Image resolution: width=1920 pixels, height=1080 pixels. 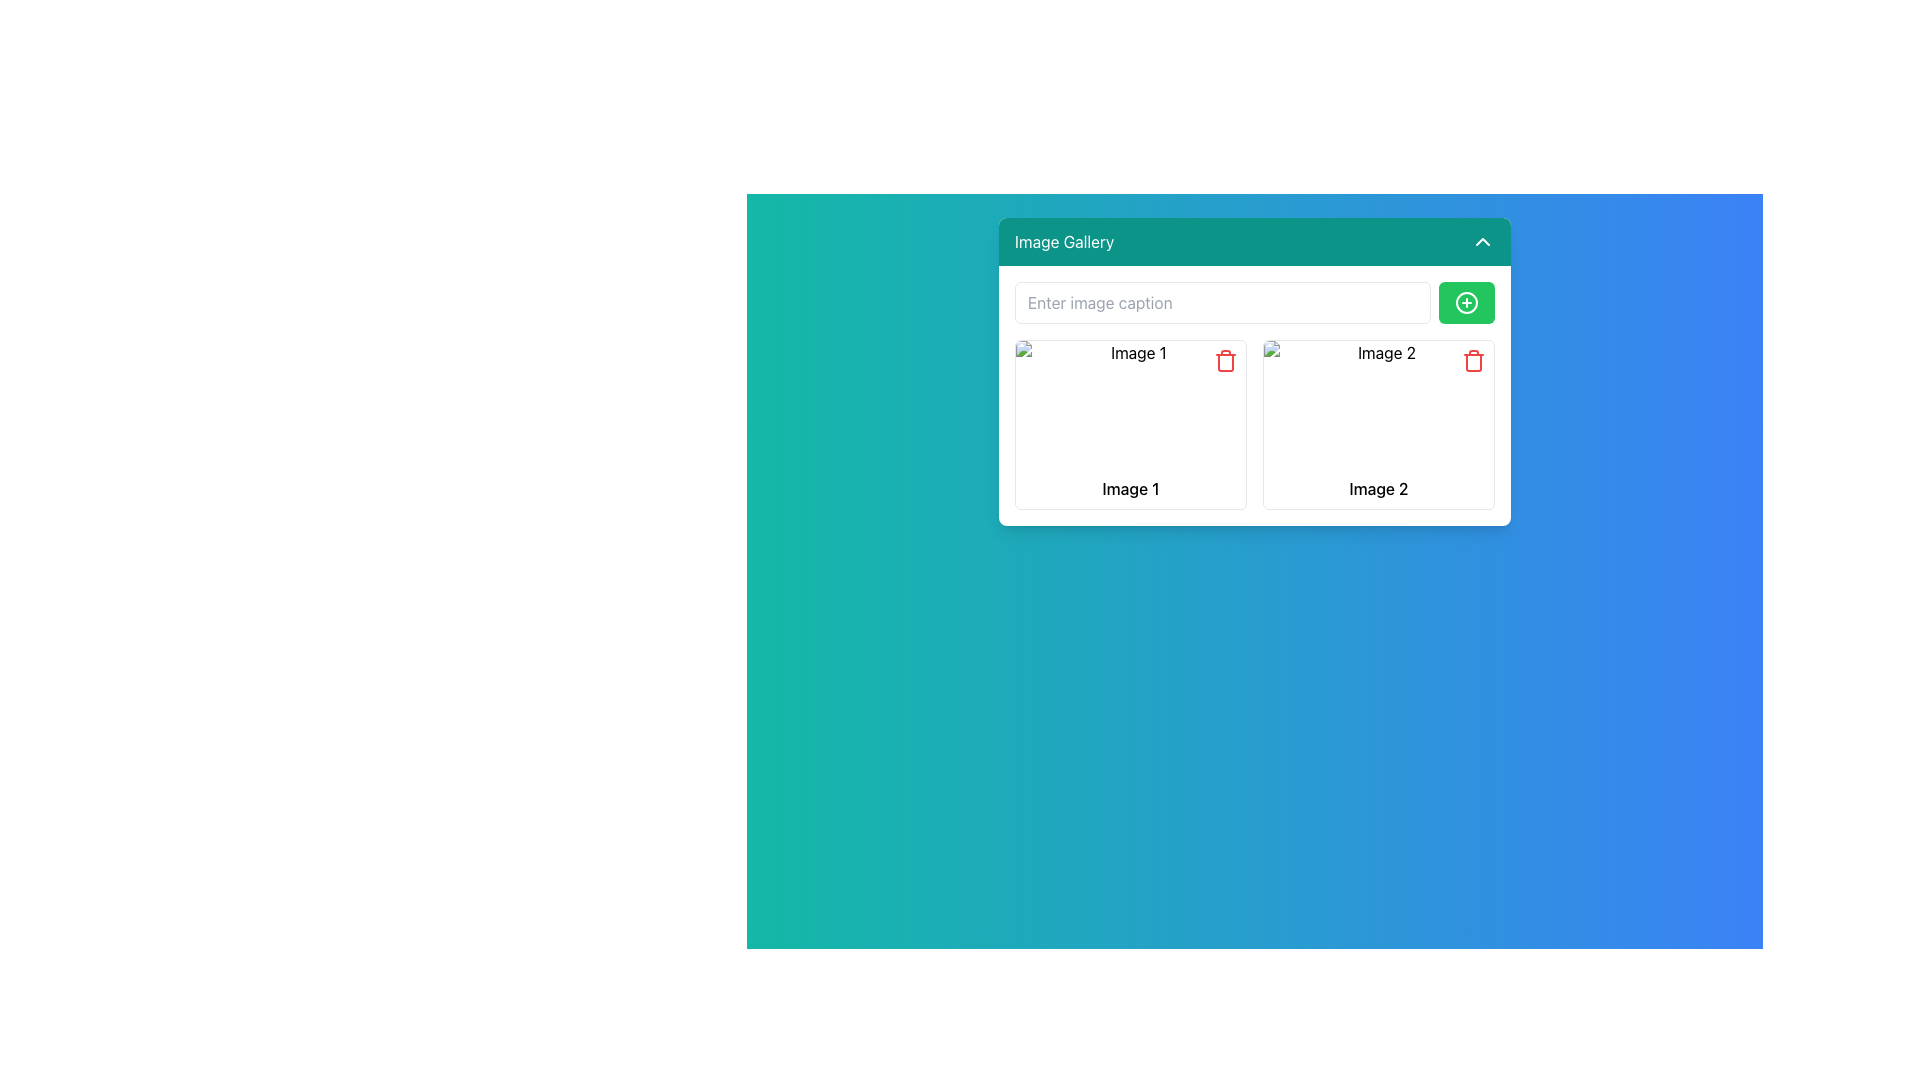 I want to click on the medium-sized, rectangular button with rounded corners, styled with a green background and white text, which contains a '+' icon at its center, so click(x=1467, y=303).